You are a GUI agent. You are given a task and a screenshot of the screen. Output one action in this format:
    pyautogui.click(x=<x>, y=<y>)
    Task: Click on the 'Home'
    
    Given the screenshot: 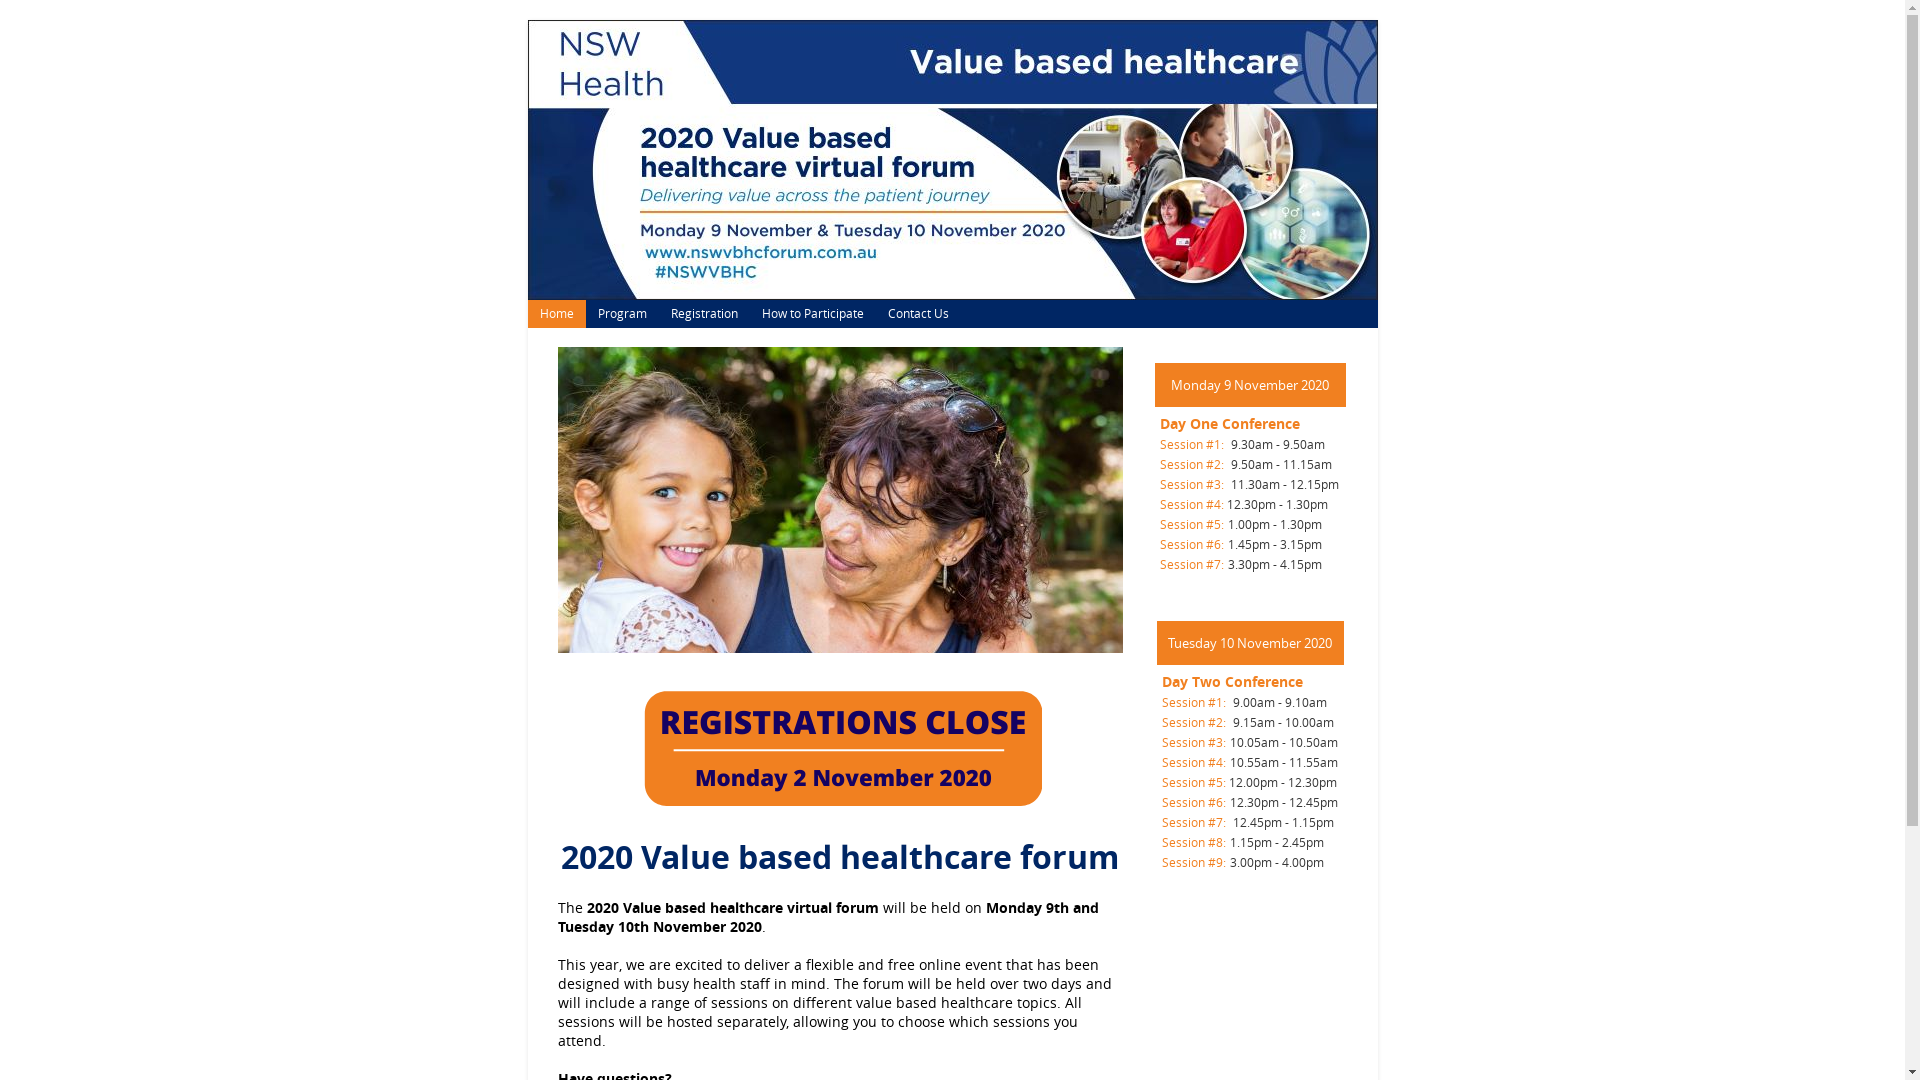 What is the action you would take?
    pyautogui.click(x=528, y=313)
    